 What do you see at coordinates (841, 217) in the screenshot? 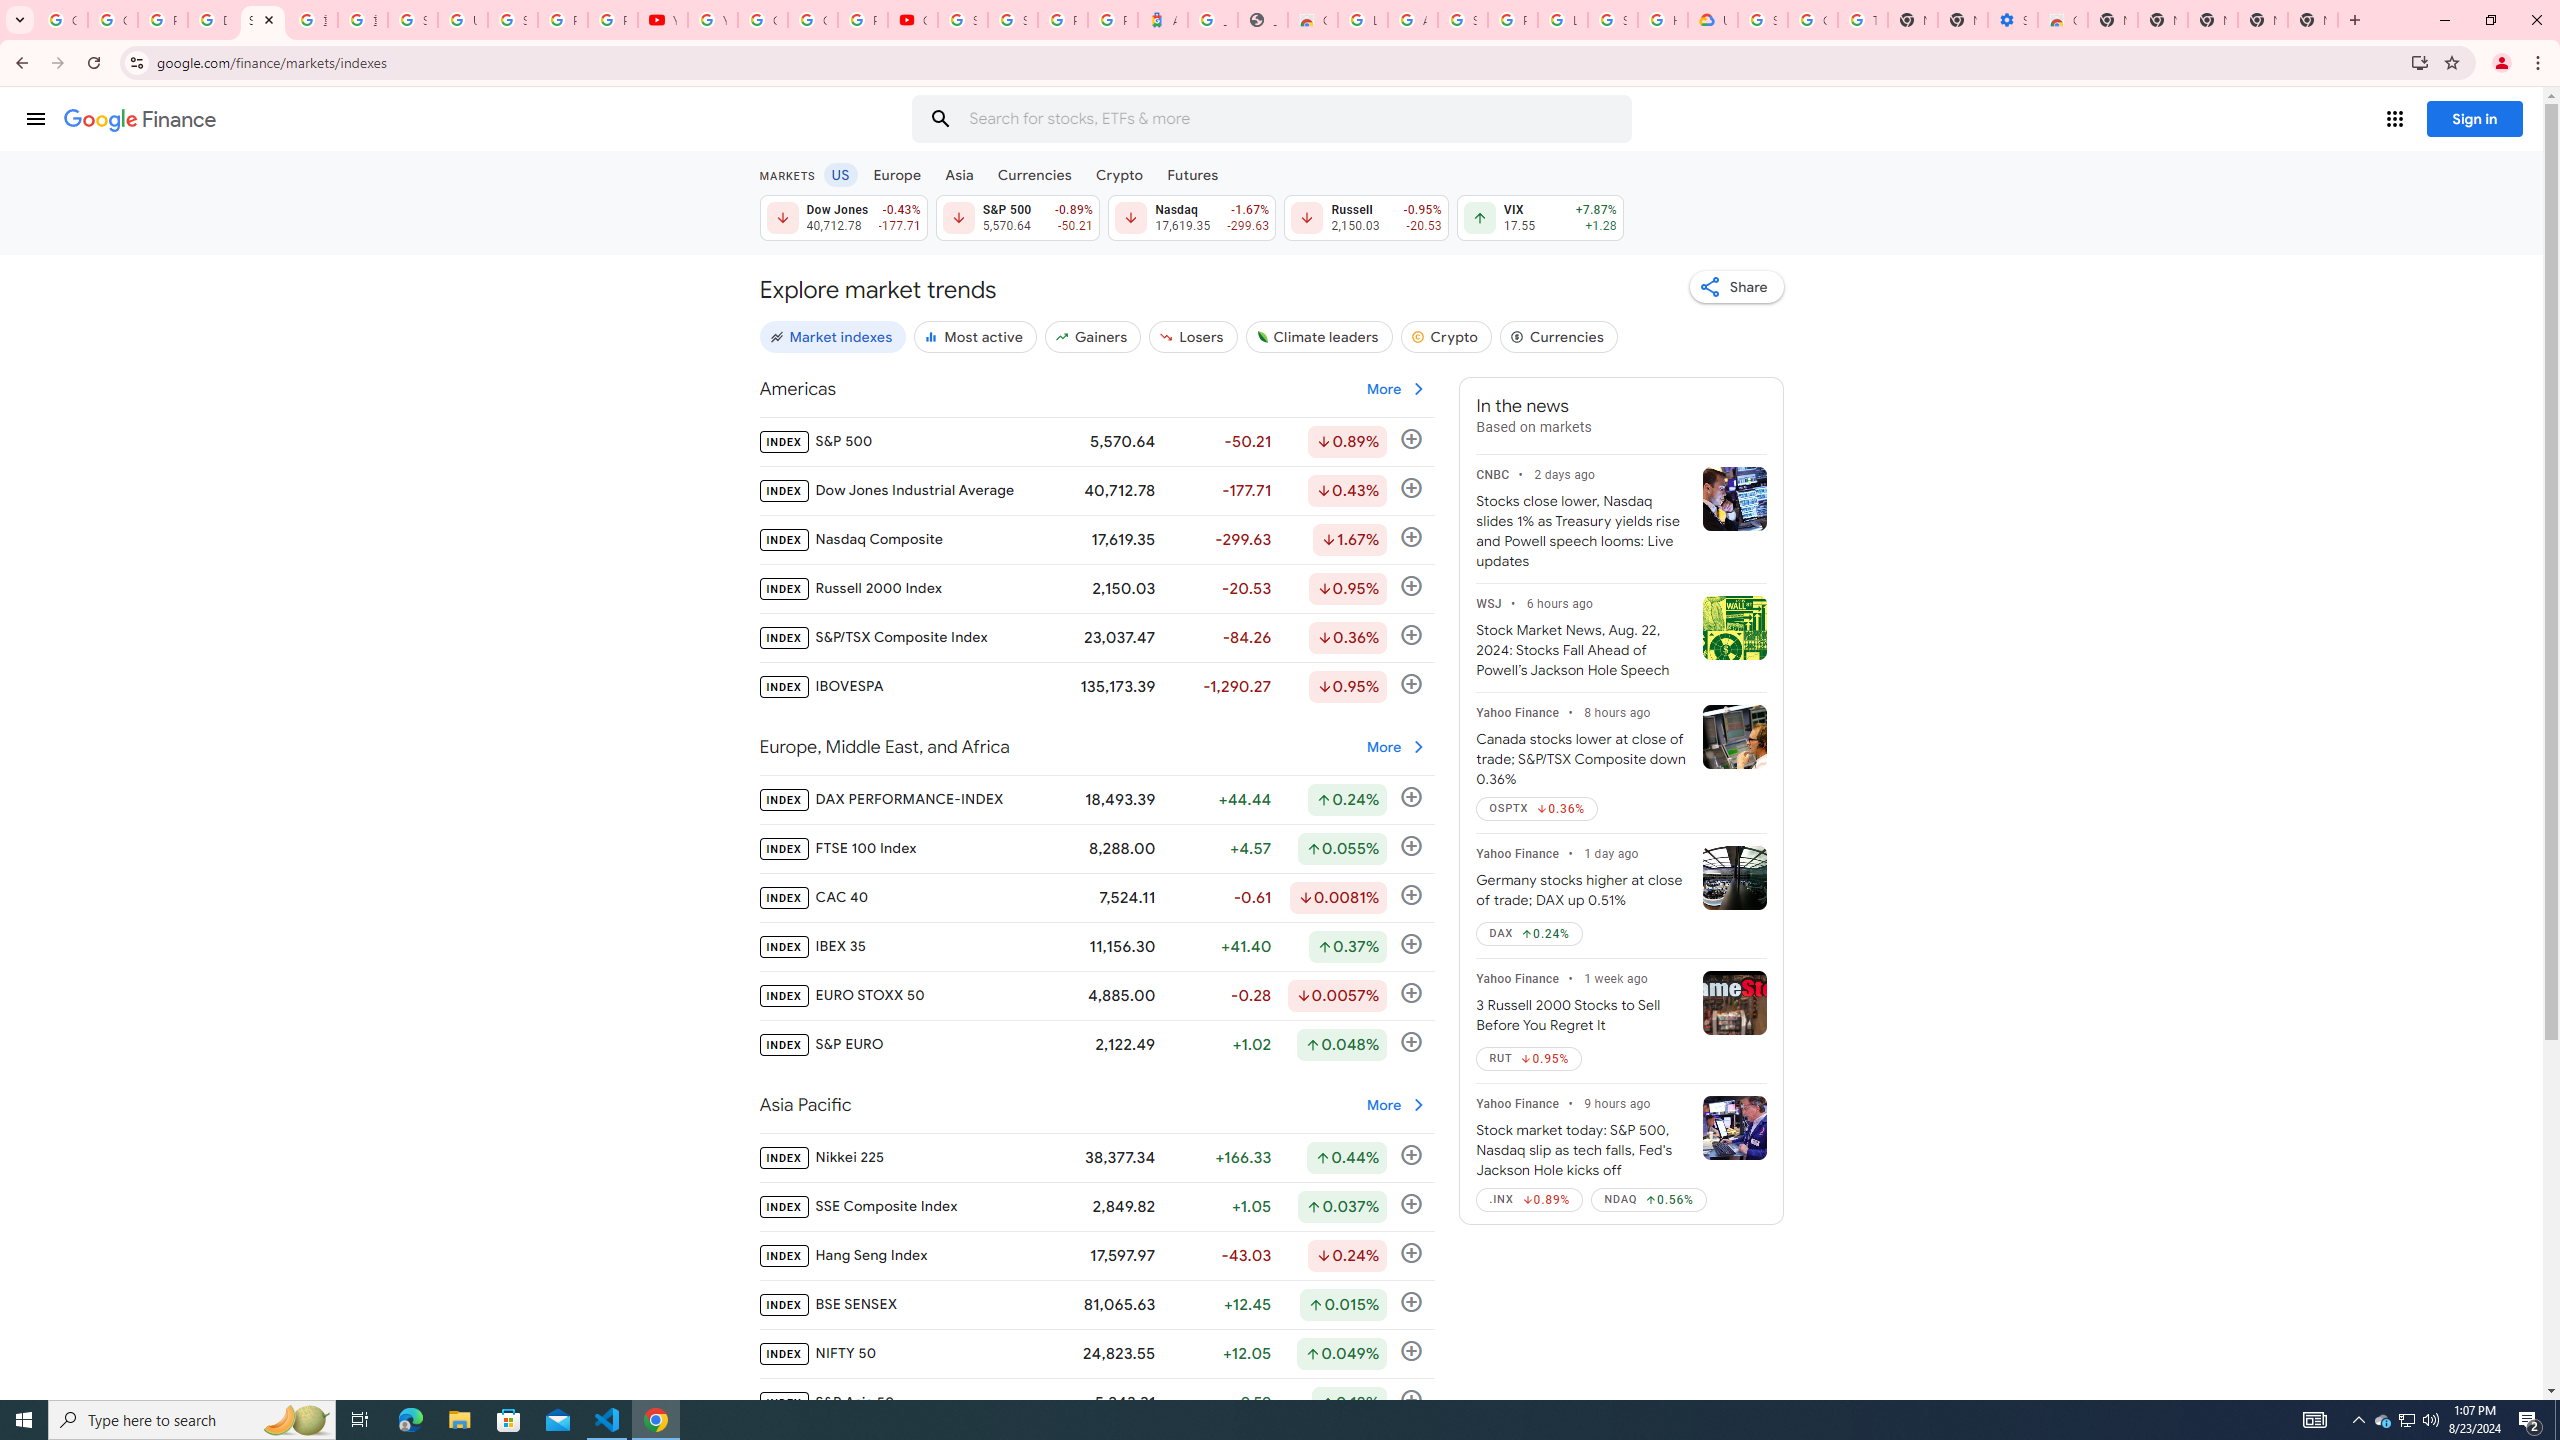
I see `'Dow Jones 40,712.78 Down by 0.43% -177.71'` at bounding box center [841, 217].